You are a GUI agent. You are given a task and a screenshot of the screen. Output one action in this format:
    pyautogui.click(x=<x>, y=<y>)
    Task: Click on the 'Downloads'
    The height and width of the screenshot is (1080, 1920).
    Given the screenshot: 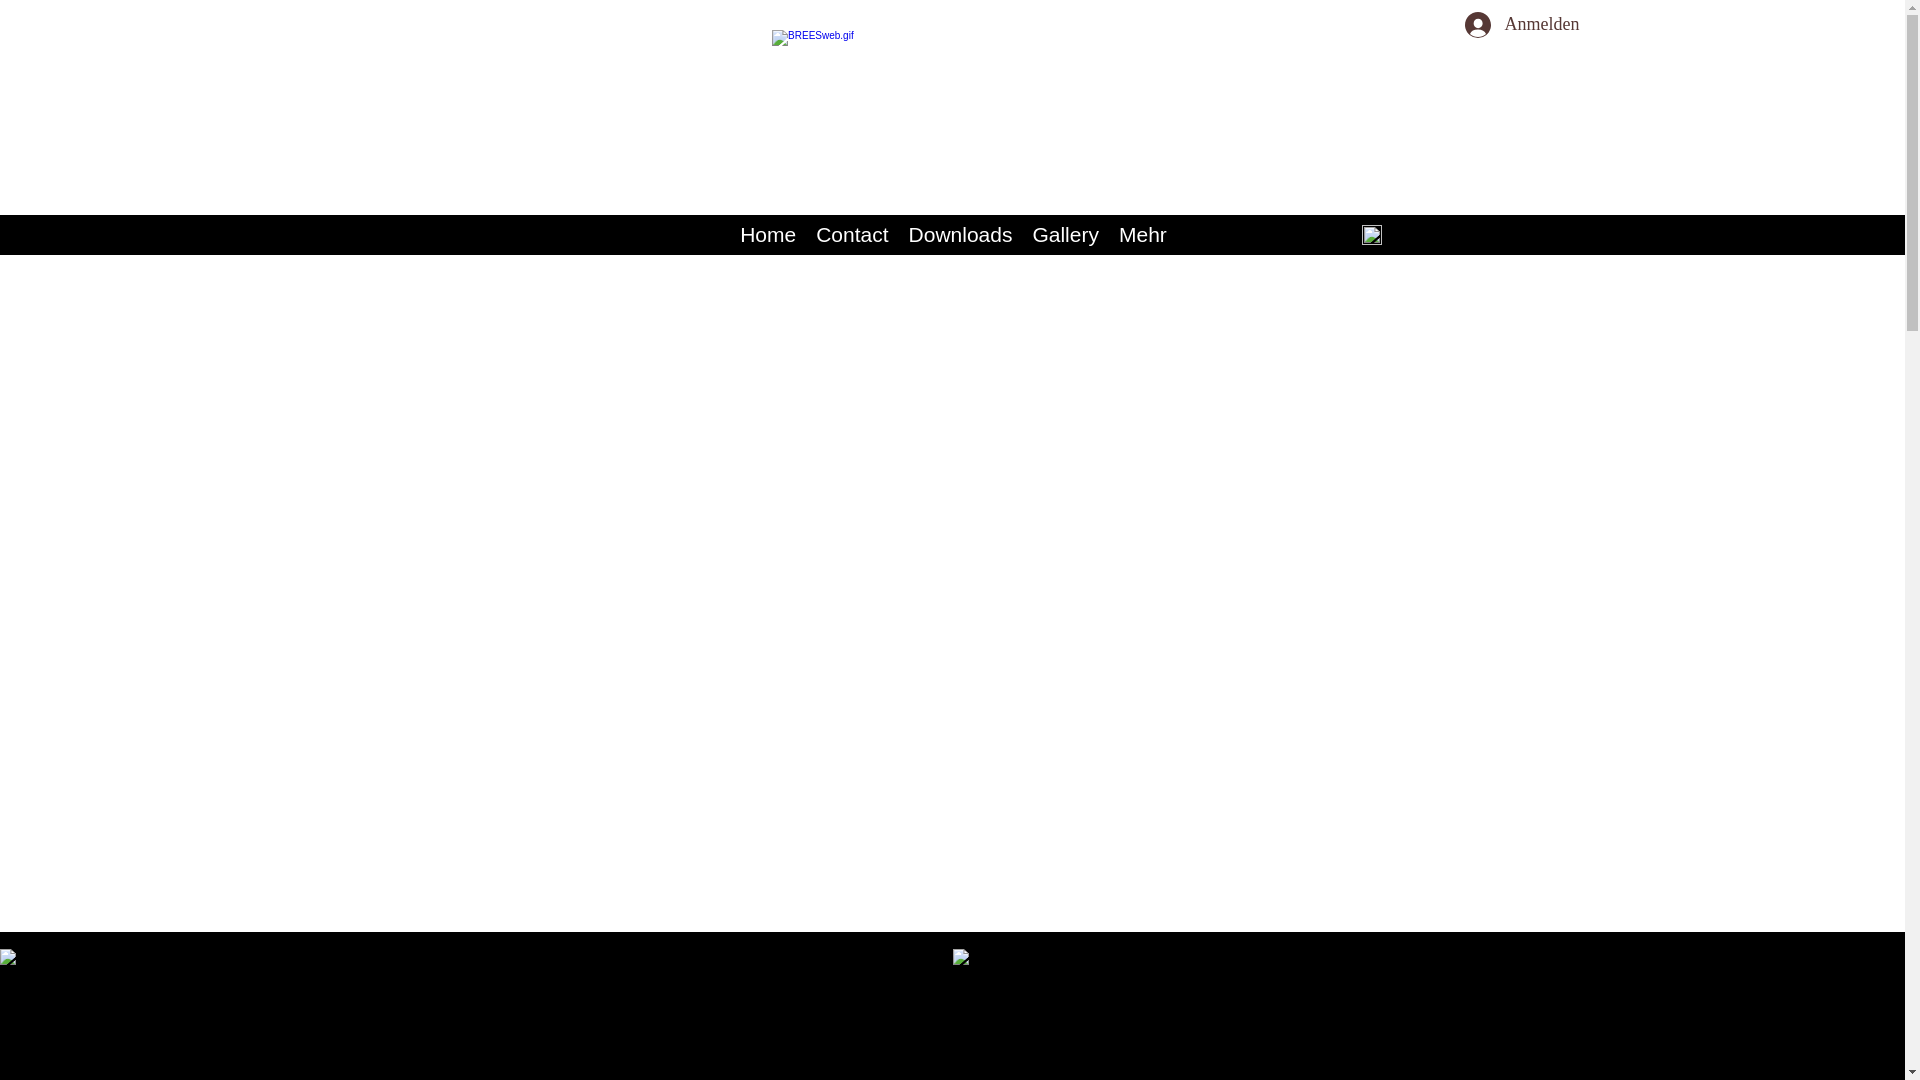 What is the action you would take?
    pyautogui.click(x=897, y=234)
    